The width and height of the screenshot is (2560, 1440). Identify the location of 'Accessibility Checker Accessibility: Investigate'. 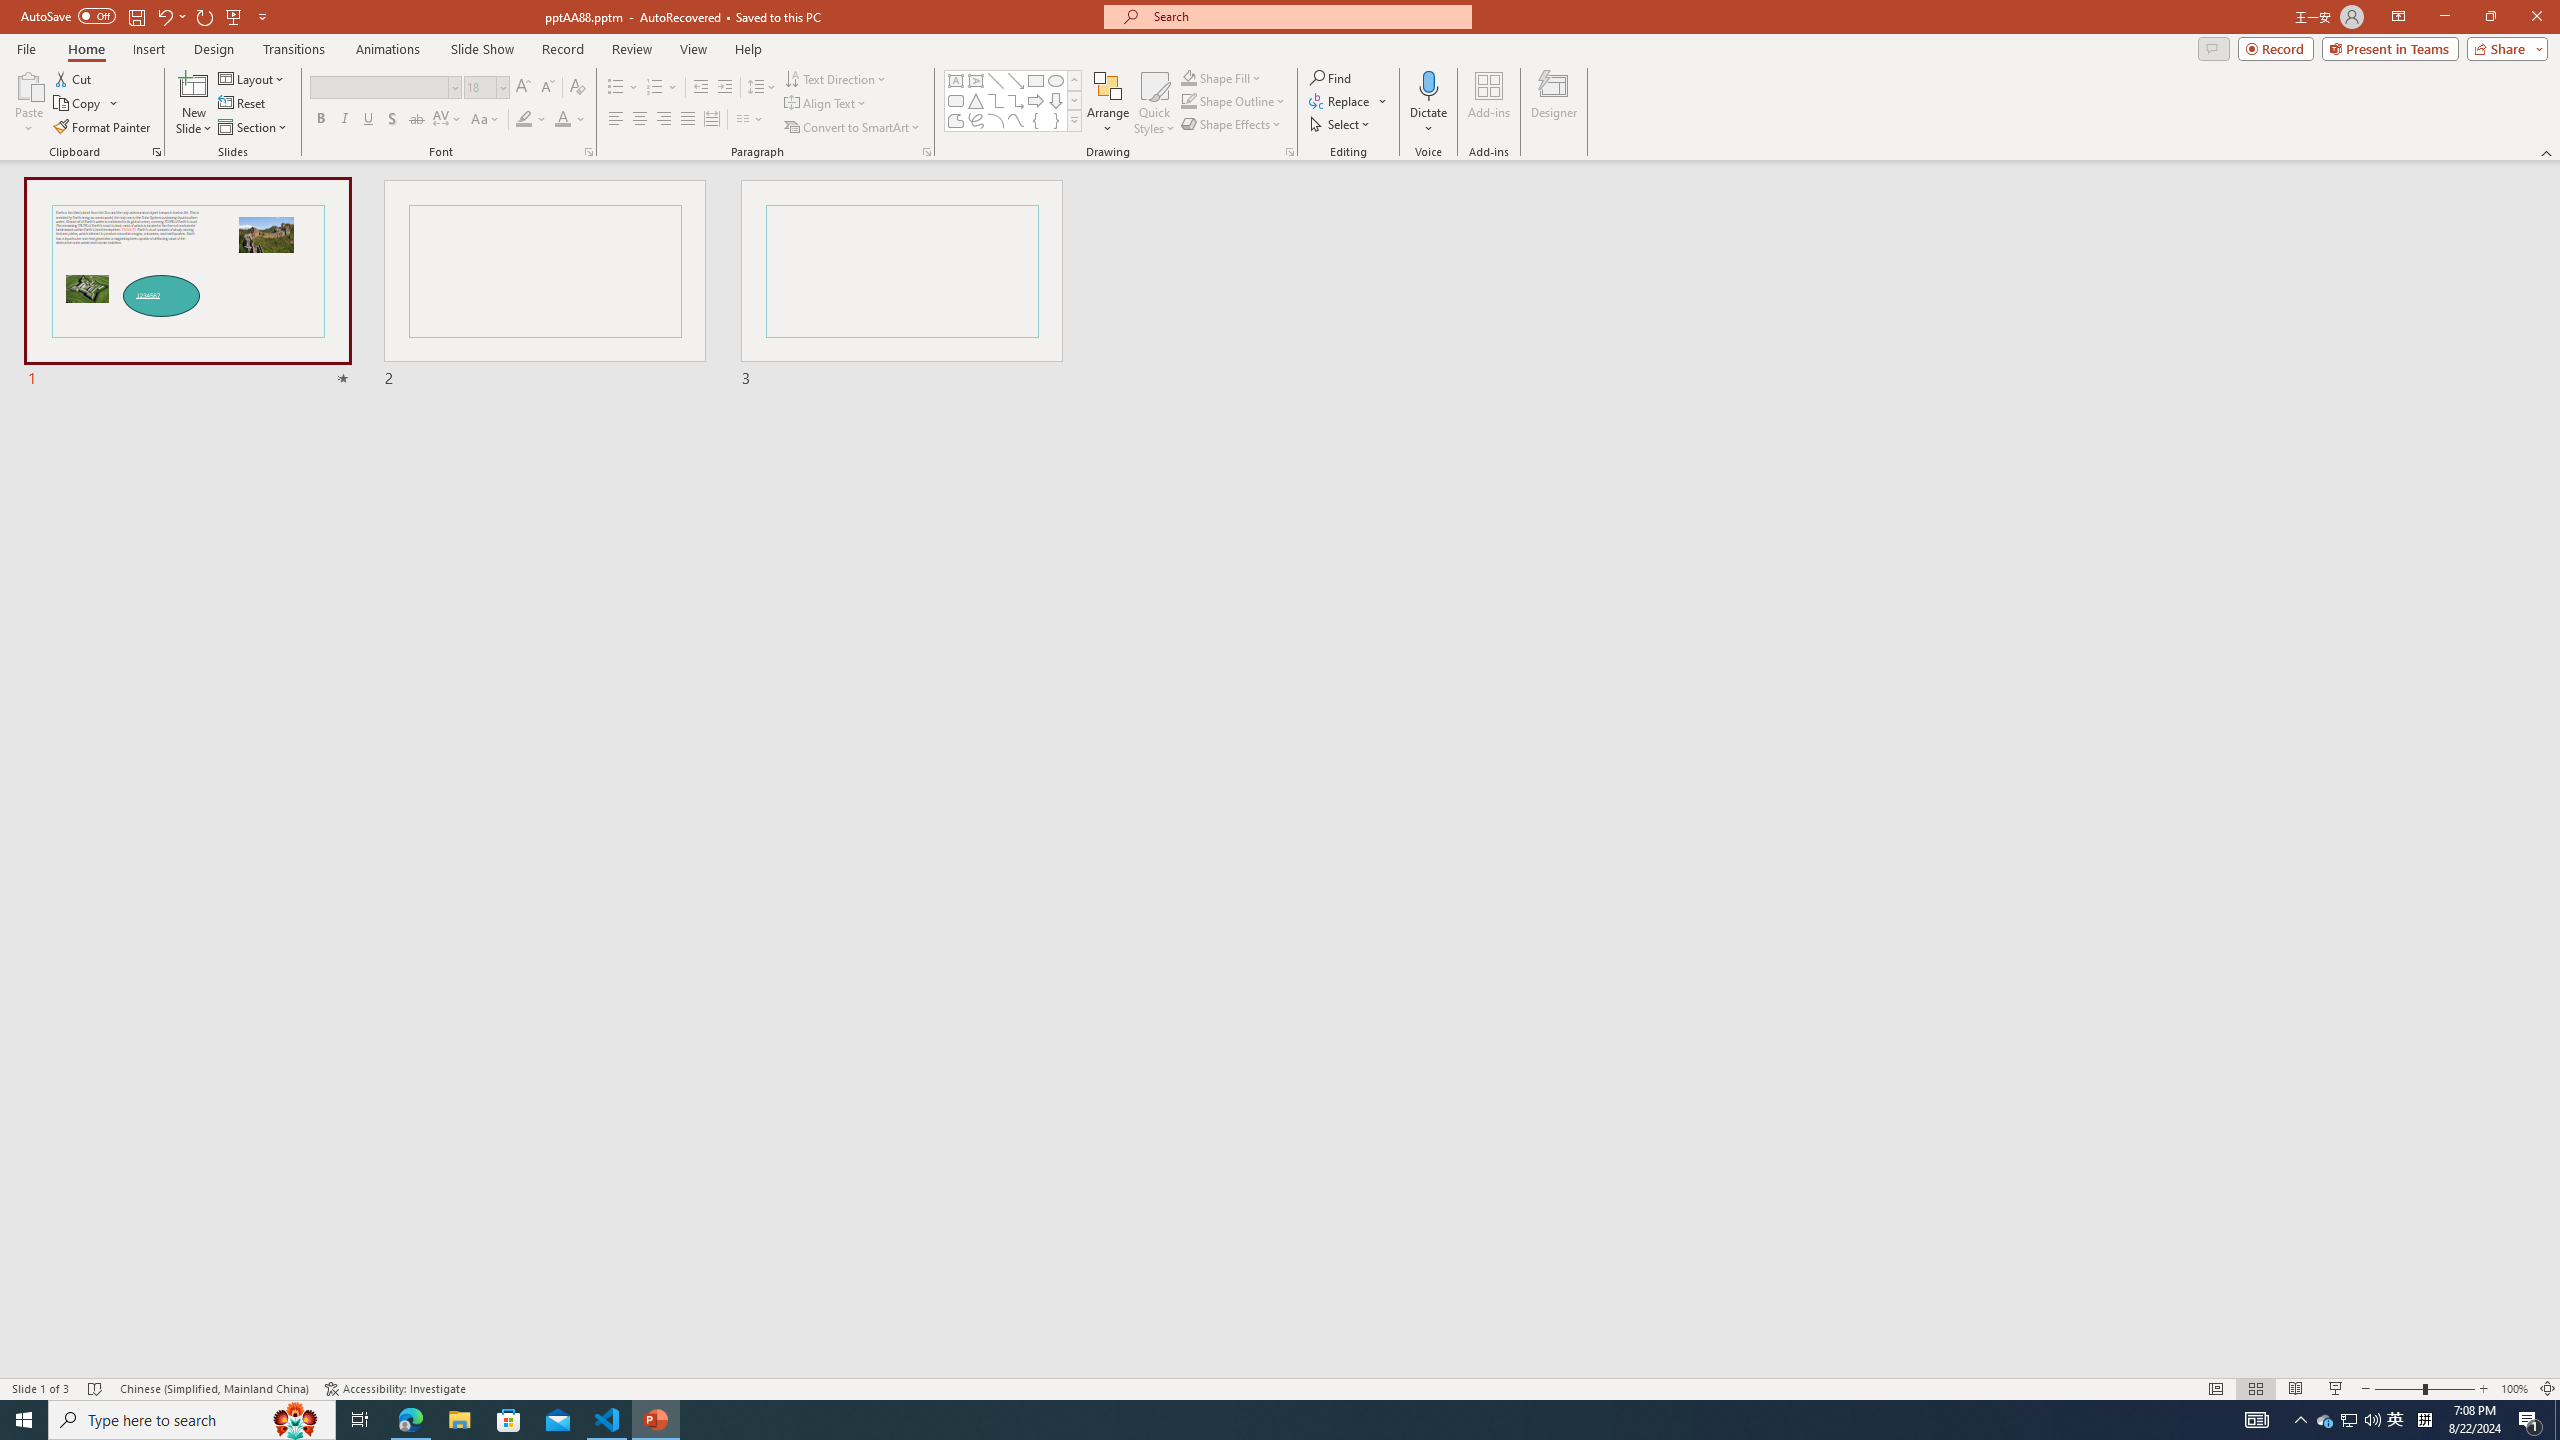
(395, 1389).